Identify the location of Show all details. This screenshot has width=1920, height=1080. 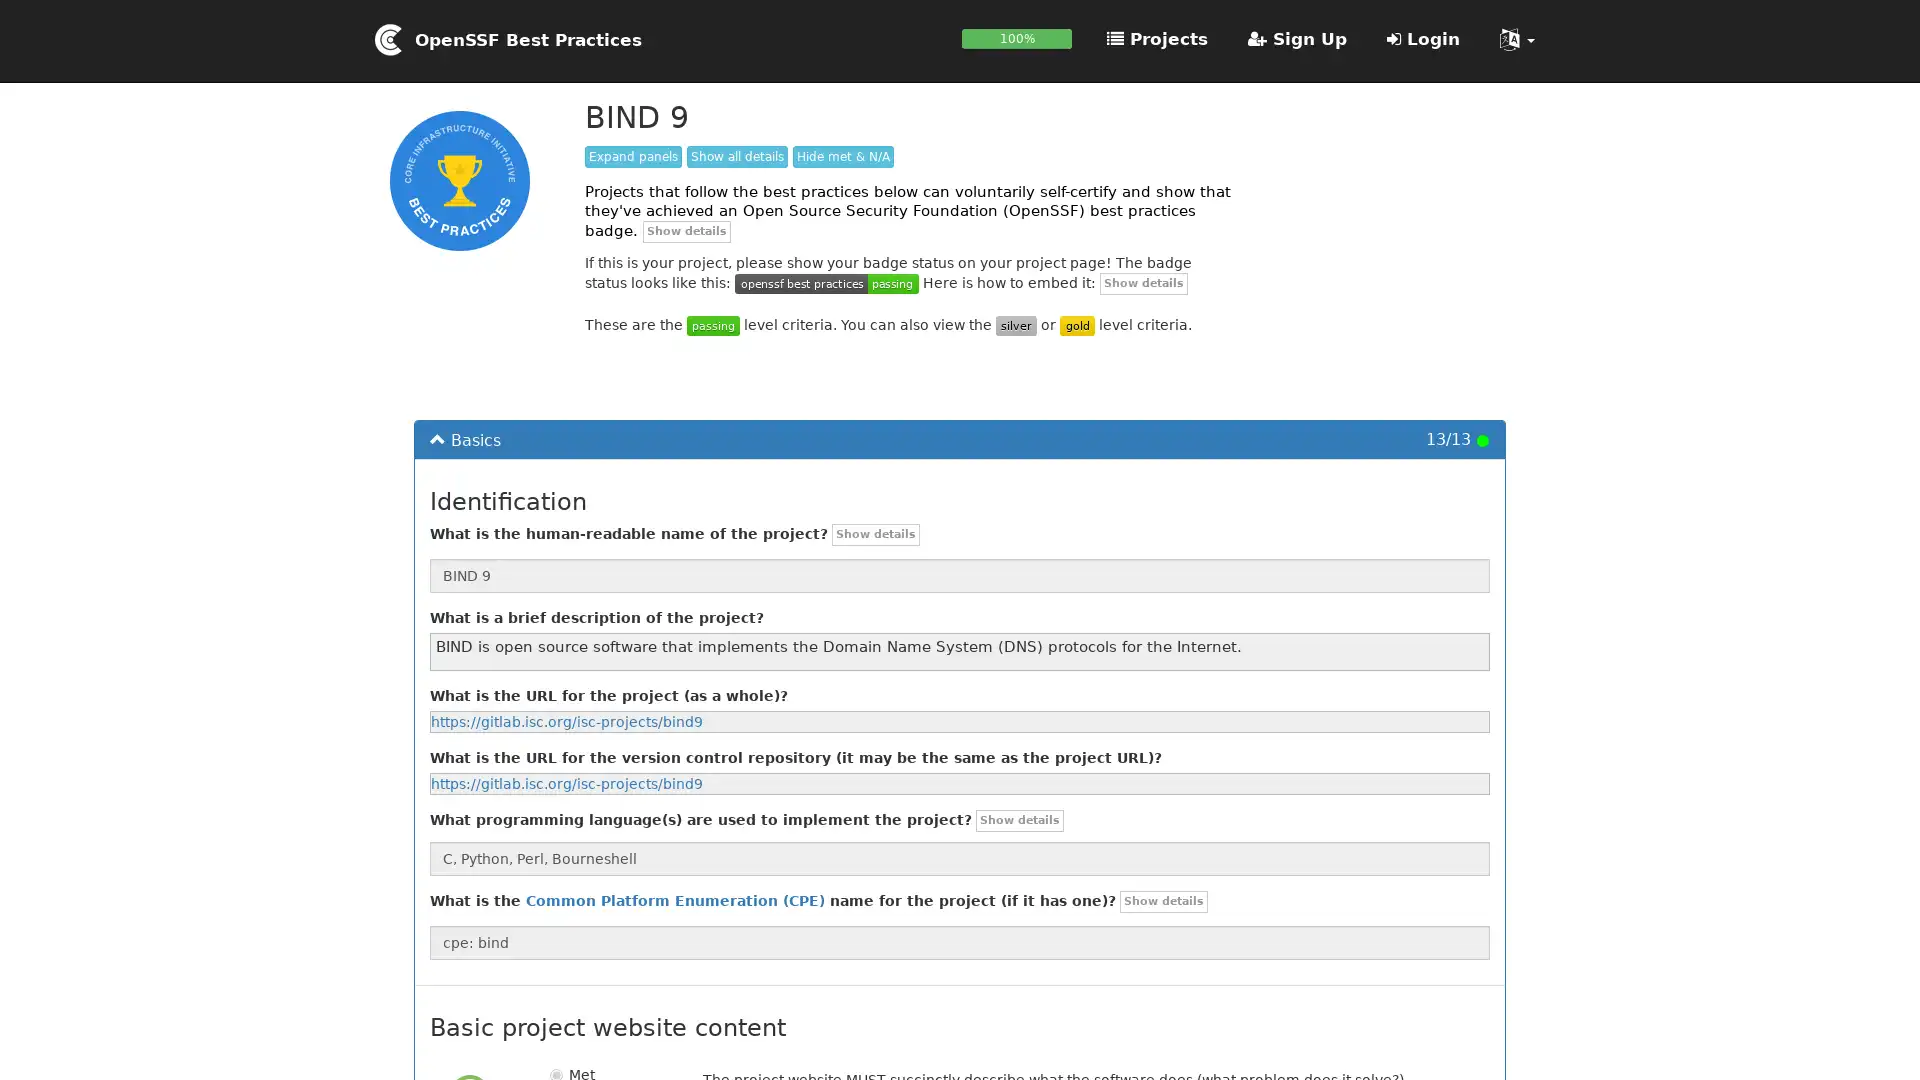
(736, 156).